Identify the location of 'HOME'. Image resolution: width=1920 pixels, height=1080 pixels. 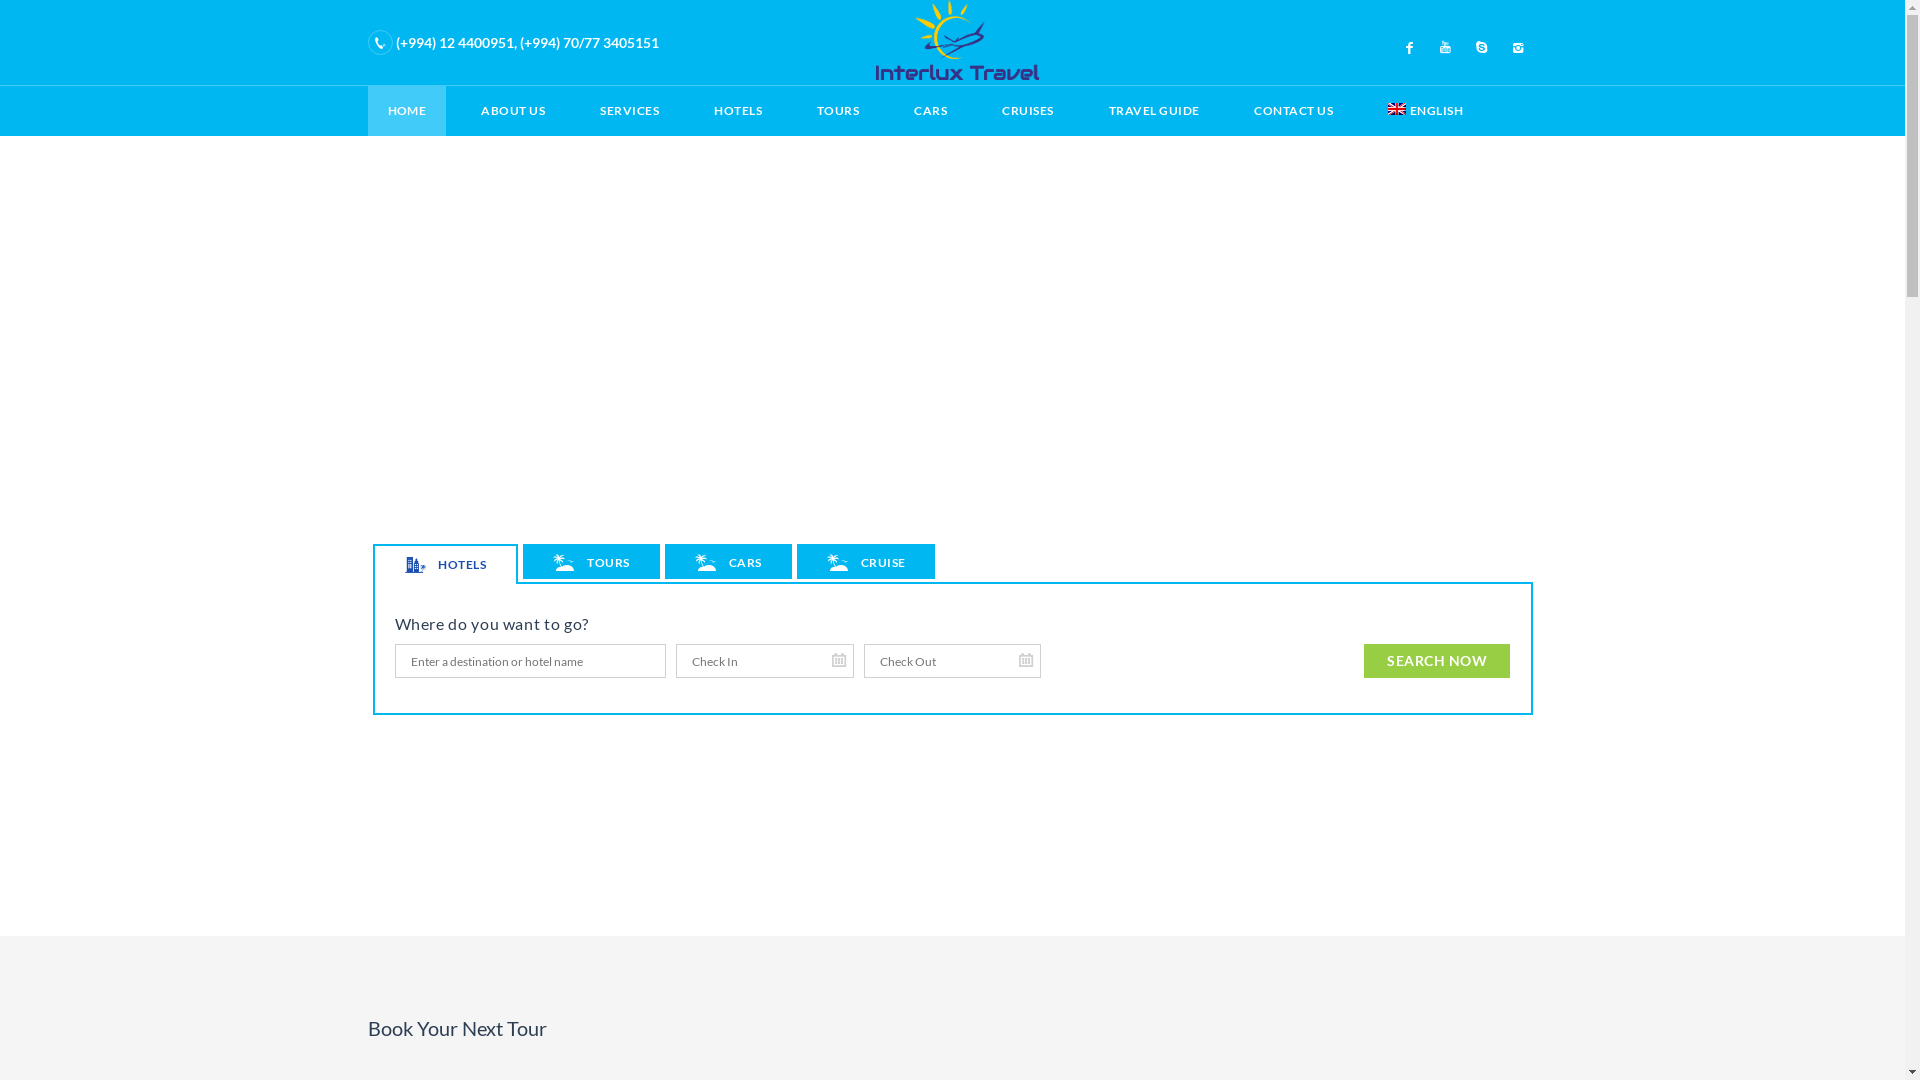
(368, 111).